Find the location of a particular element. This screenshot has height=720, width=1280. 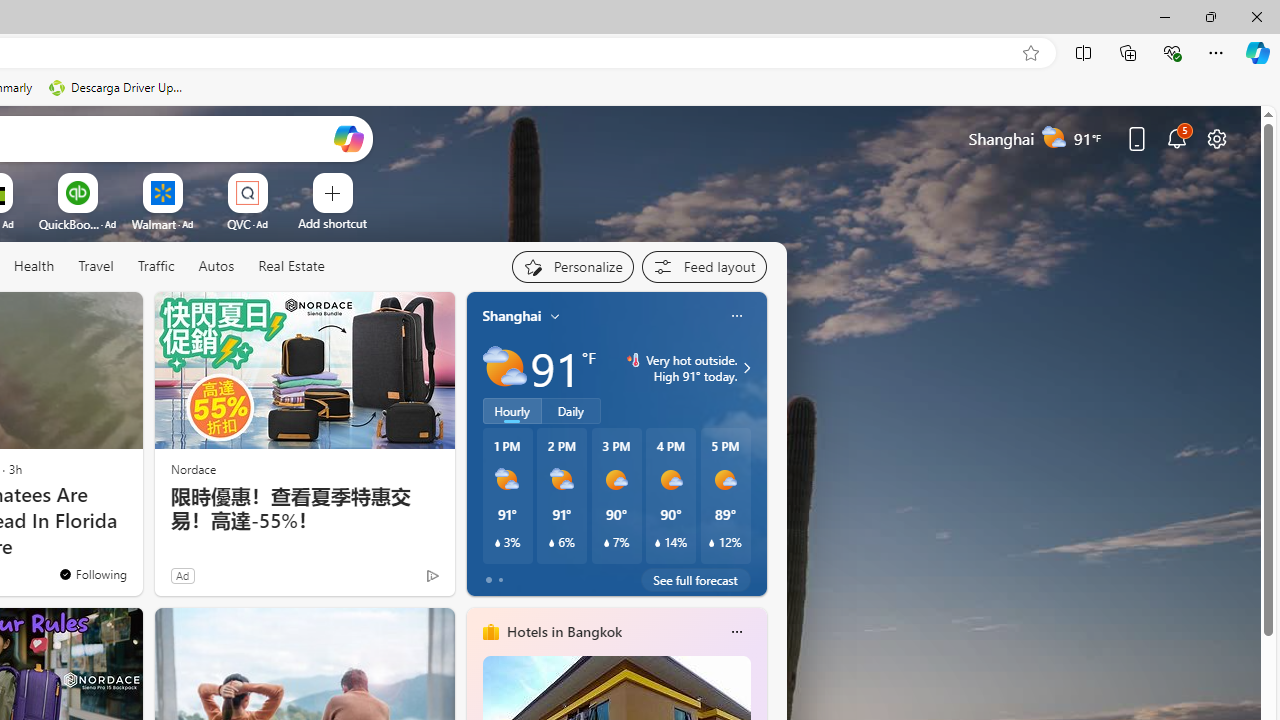

'Descarga Driver Updater' is located at coordinates (117, 87).